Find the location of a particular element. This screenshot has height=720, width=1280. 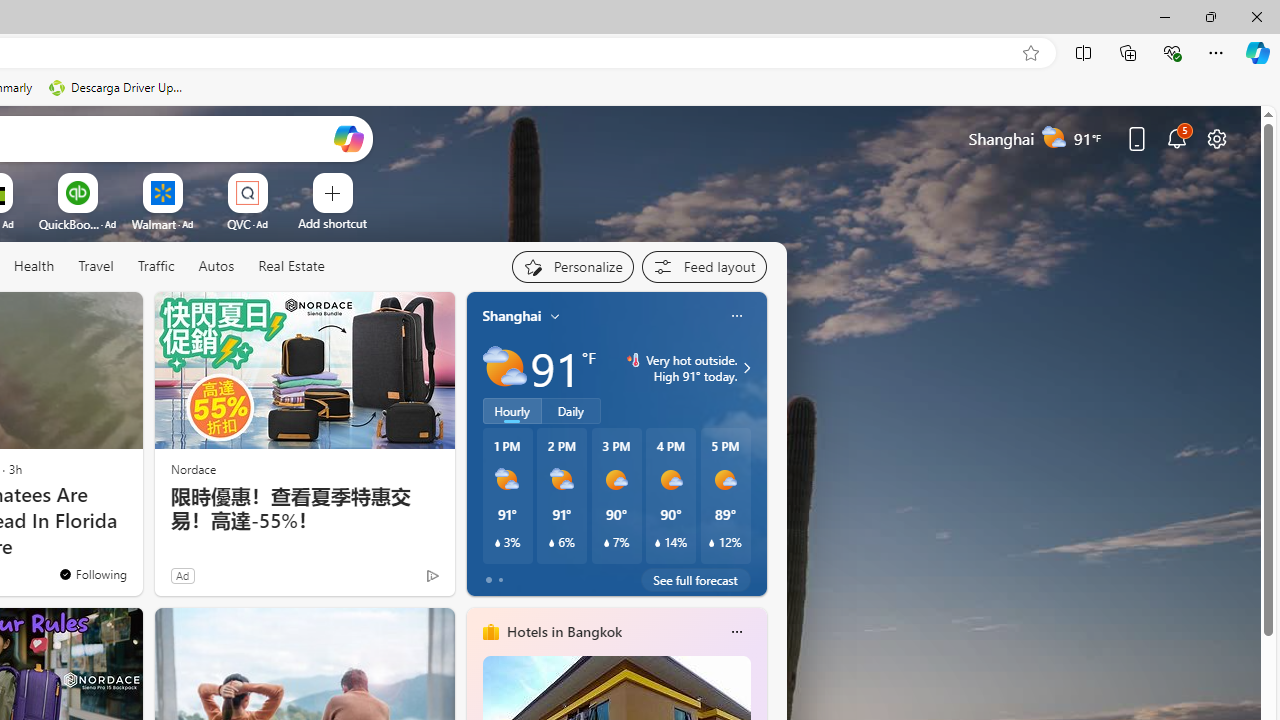

'Descarga Driver Updater' is located at coordinates (117, 87).